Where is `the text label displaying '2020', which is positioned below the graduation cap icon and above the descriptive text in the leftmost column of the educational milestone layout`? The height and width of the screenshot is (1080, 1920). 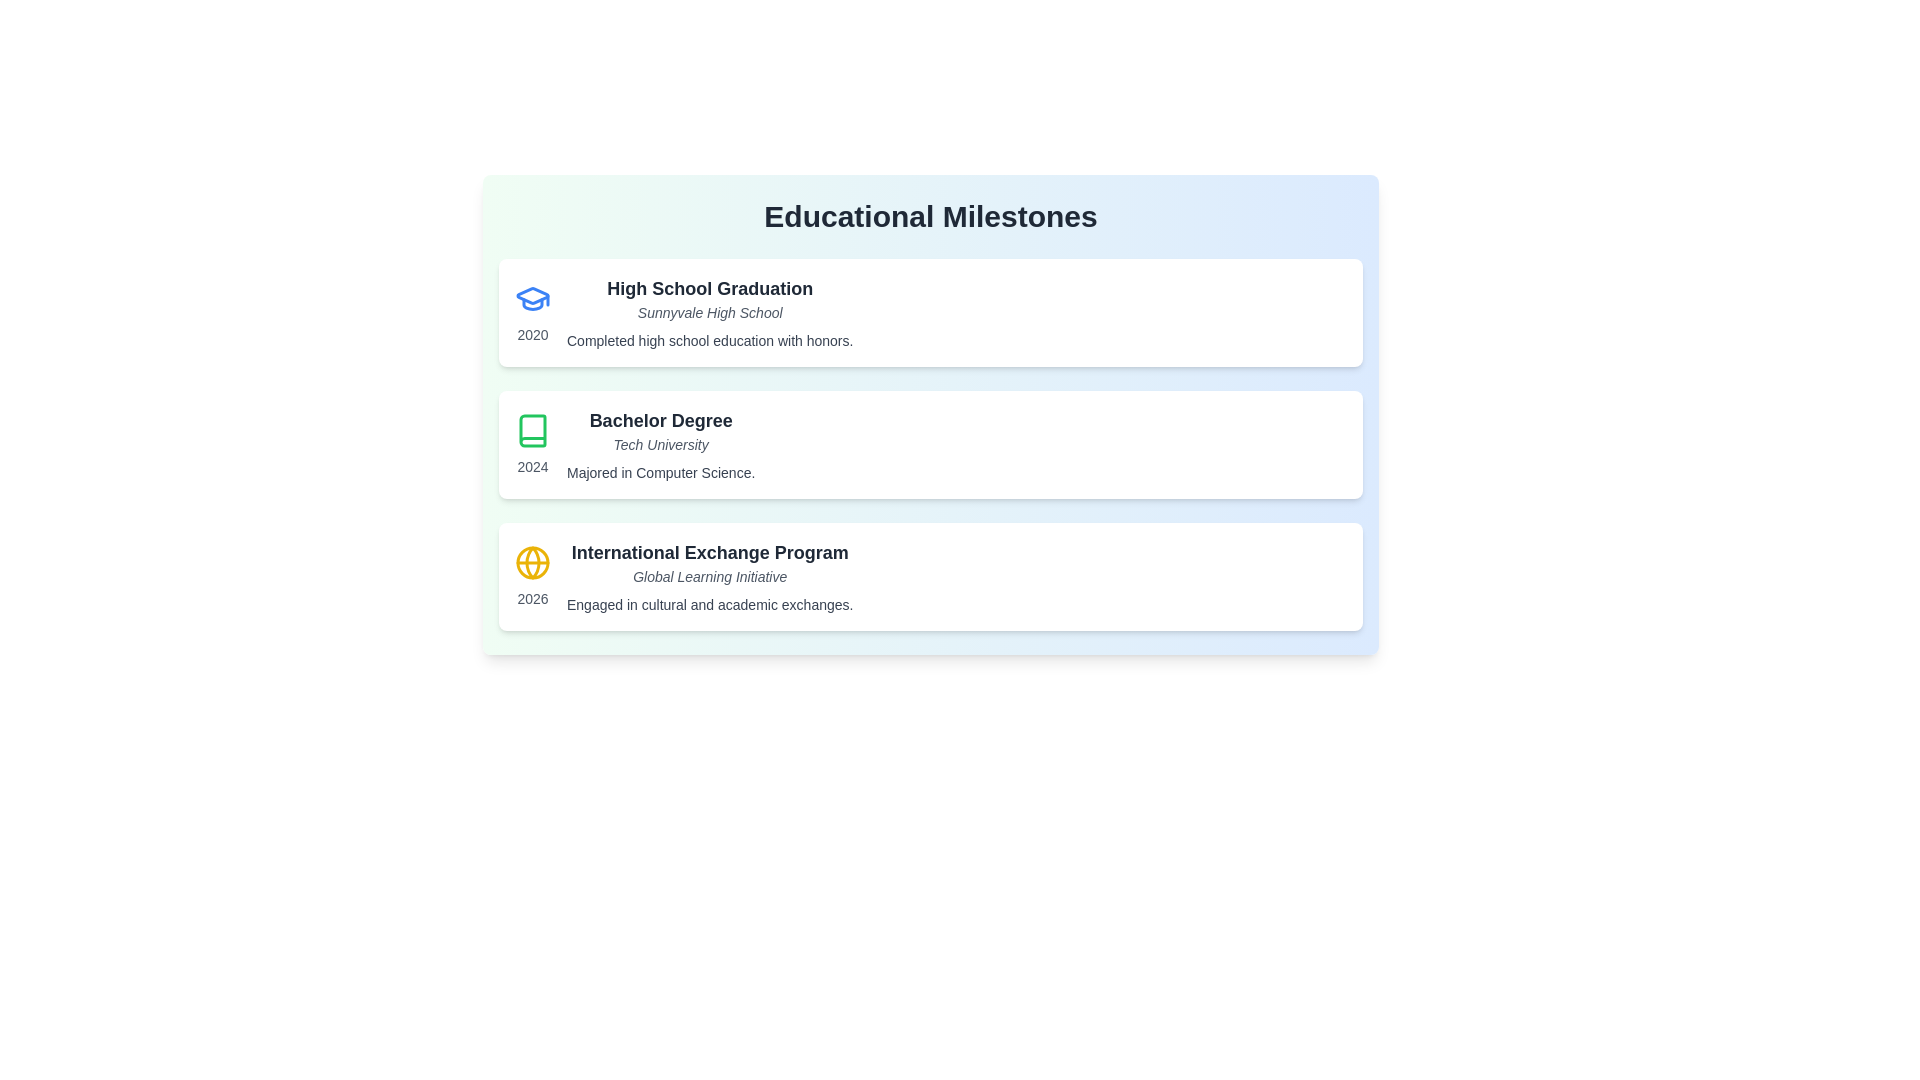 the text label displaying '2020', which is positioned below the graduation cap icon and above the descriptive text in the leftmost column of the educational milestone layout is located at coordinates (532, 334).